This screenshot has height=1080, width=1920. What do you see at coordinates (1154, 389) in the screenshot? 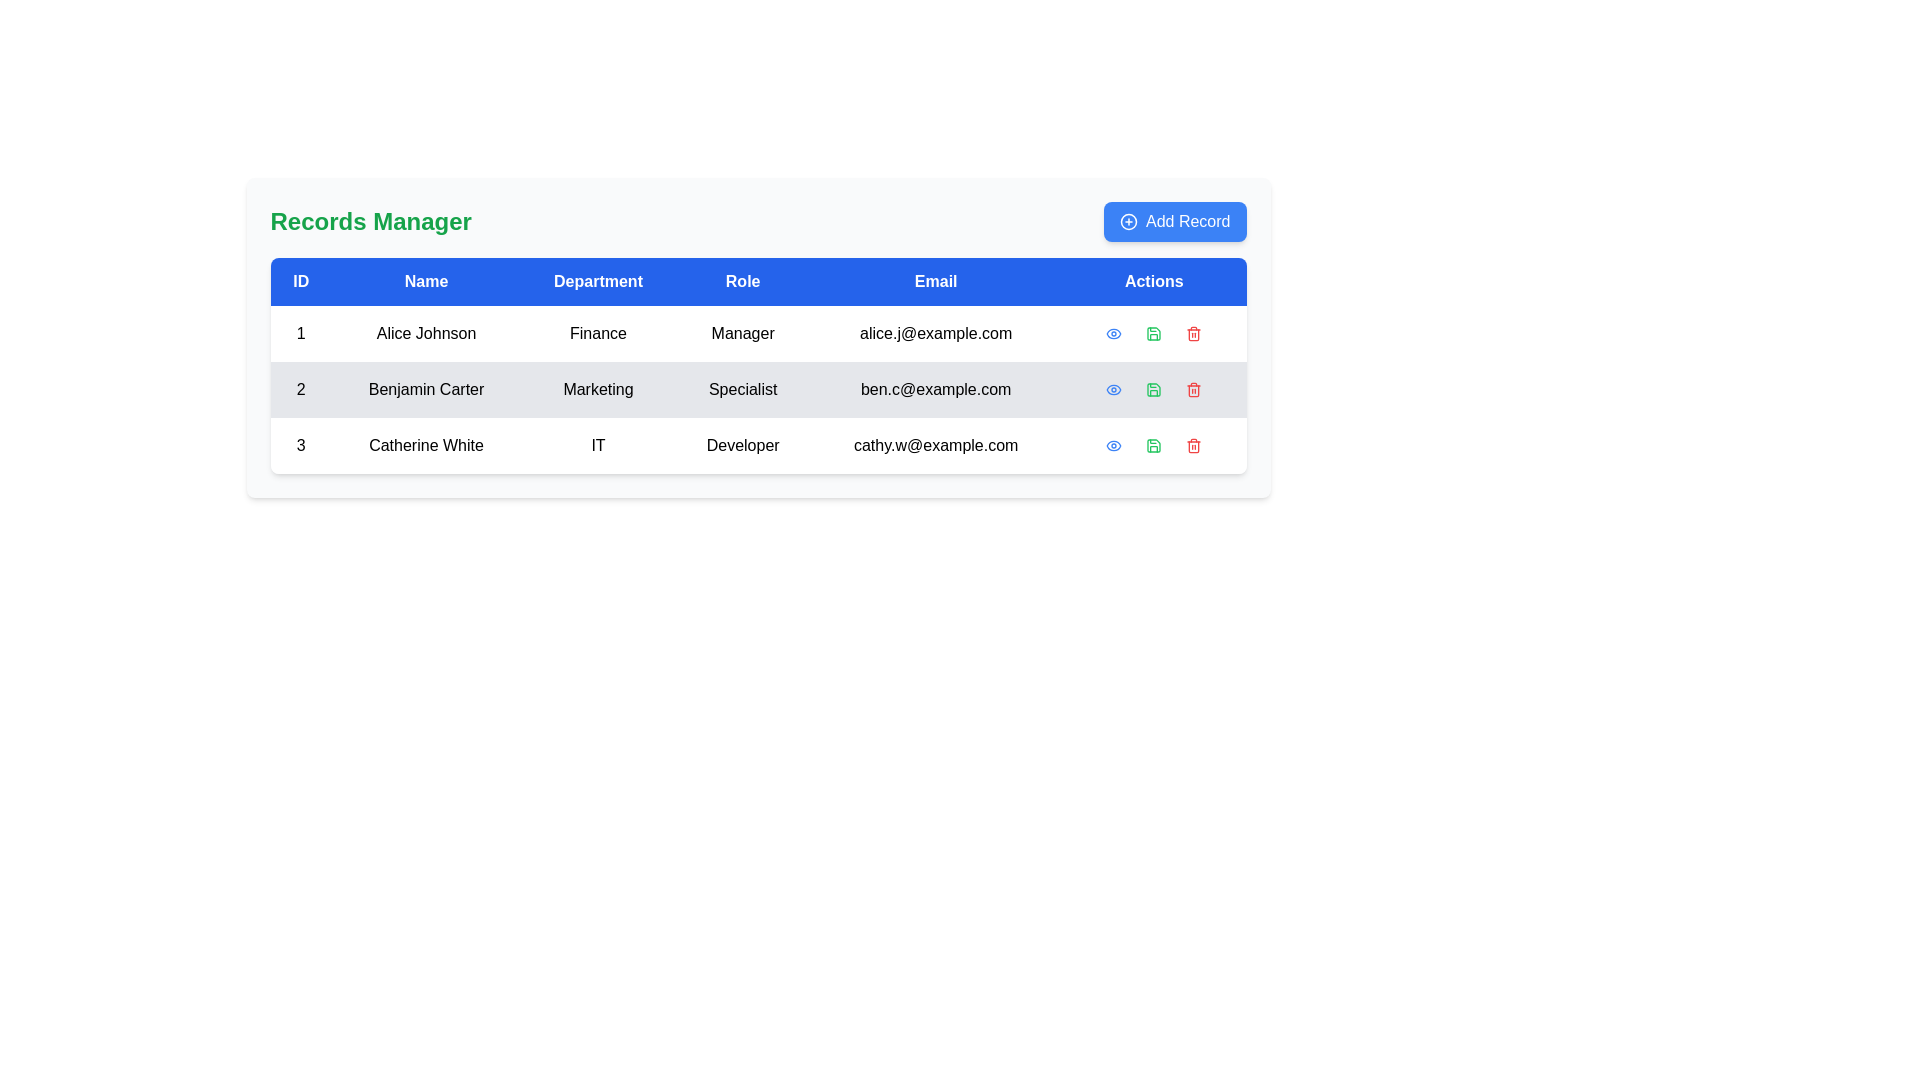
I see `the small rounded button with a save icon located` at bounding box center [1154, 389].